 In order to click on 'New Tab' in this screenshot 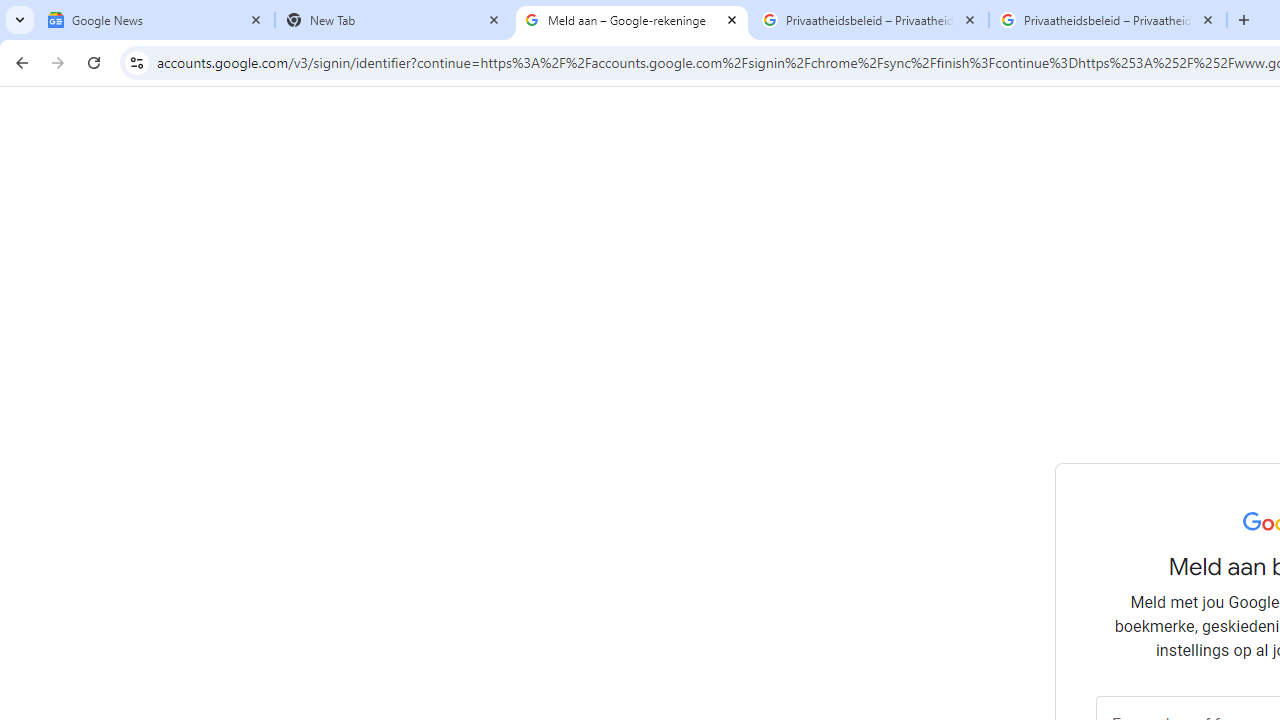, I will do `click(394, 20)`.